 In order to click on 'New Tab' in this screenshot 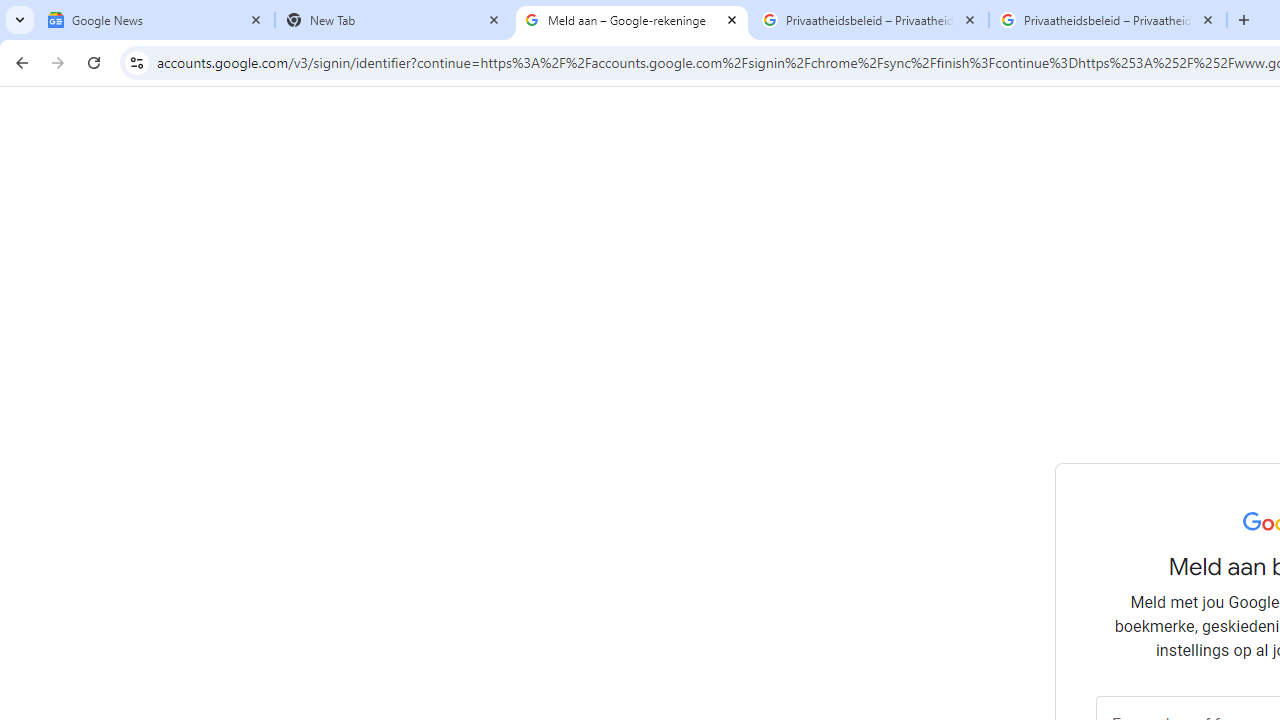, I will do `click(394, 20)`.